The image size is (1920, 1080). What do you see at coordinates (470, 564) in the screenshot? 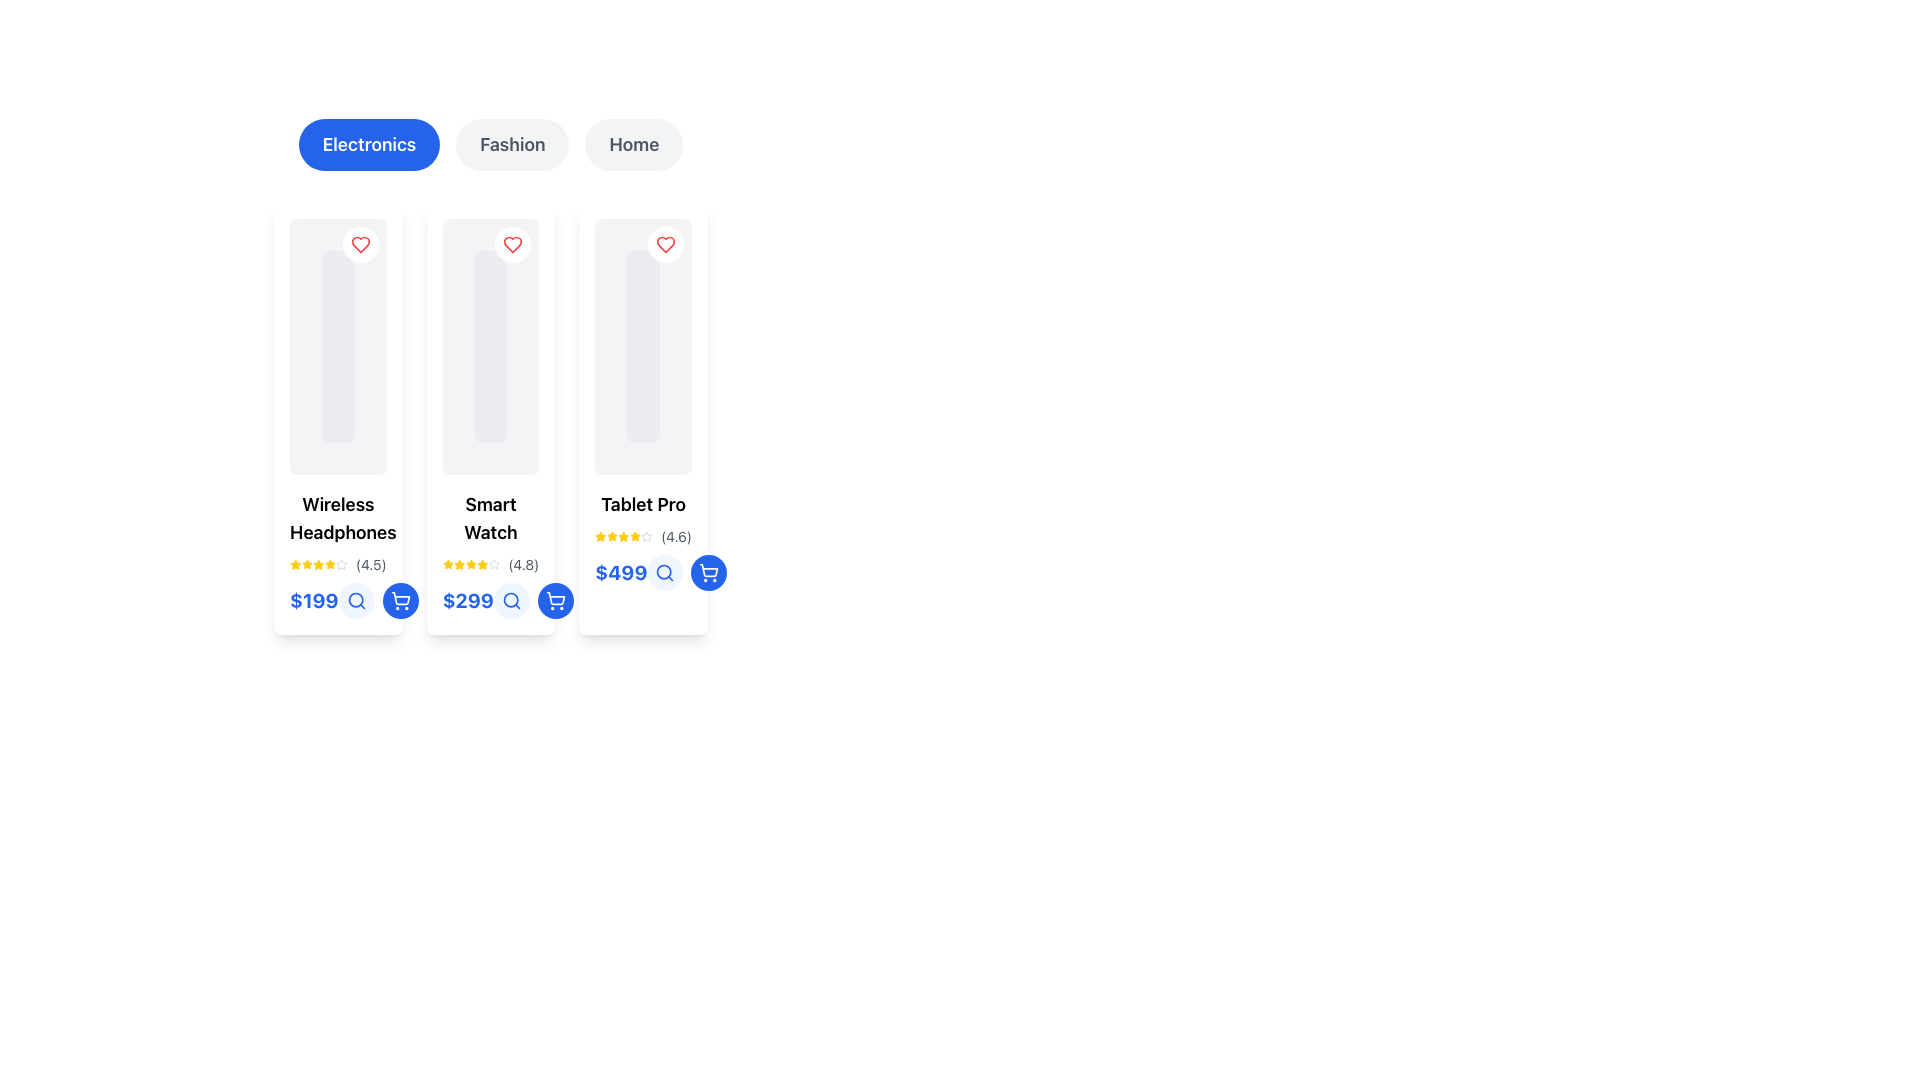
I see `the Rating star icon located in the ratings section of the second product card named 'Smart Watch', positioned centrally below the product image and above the price tag` at bounding box center [470, 564].